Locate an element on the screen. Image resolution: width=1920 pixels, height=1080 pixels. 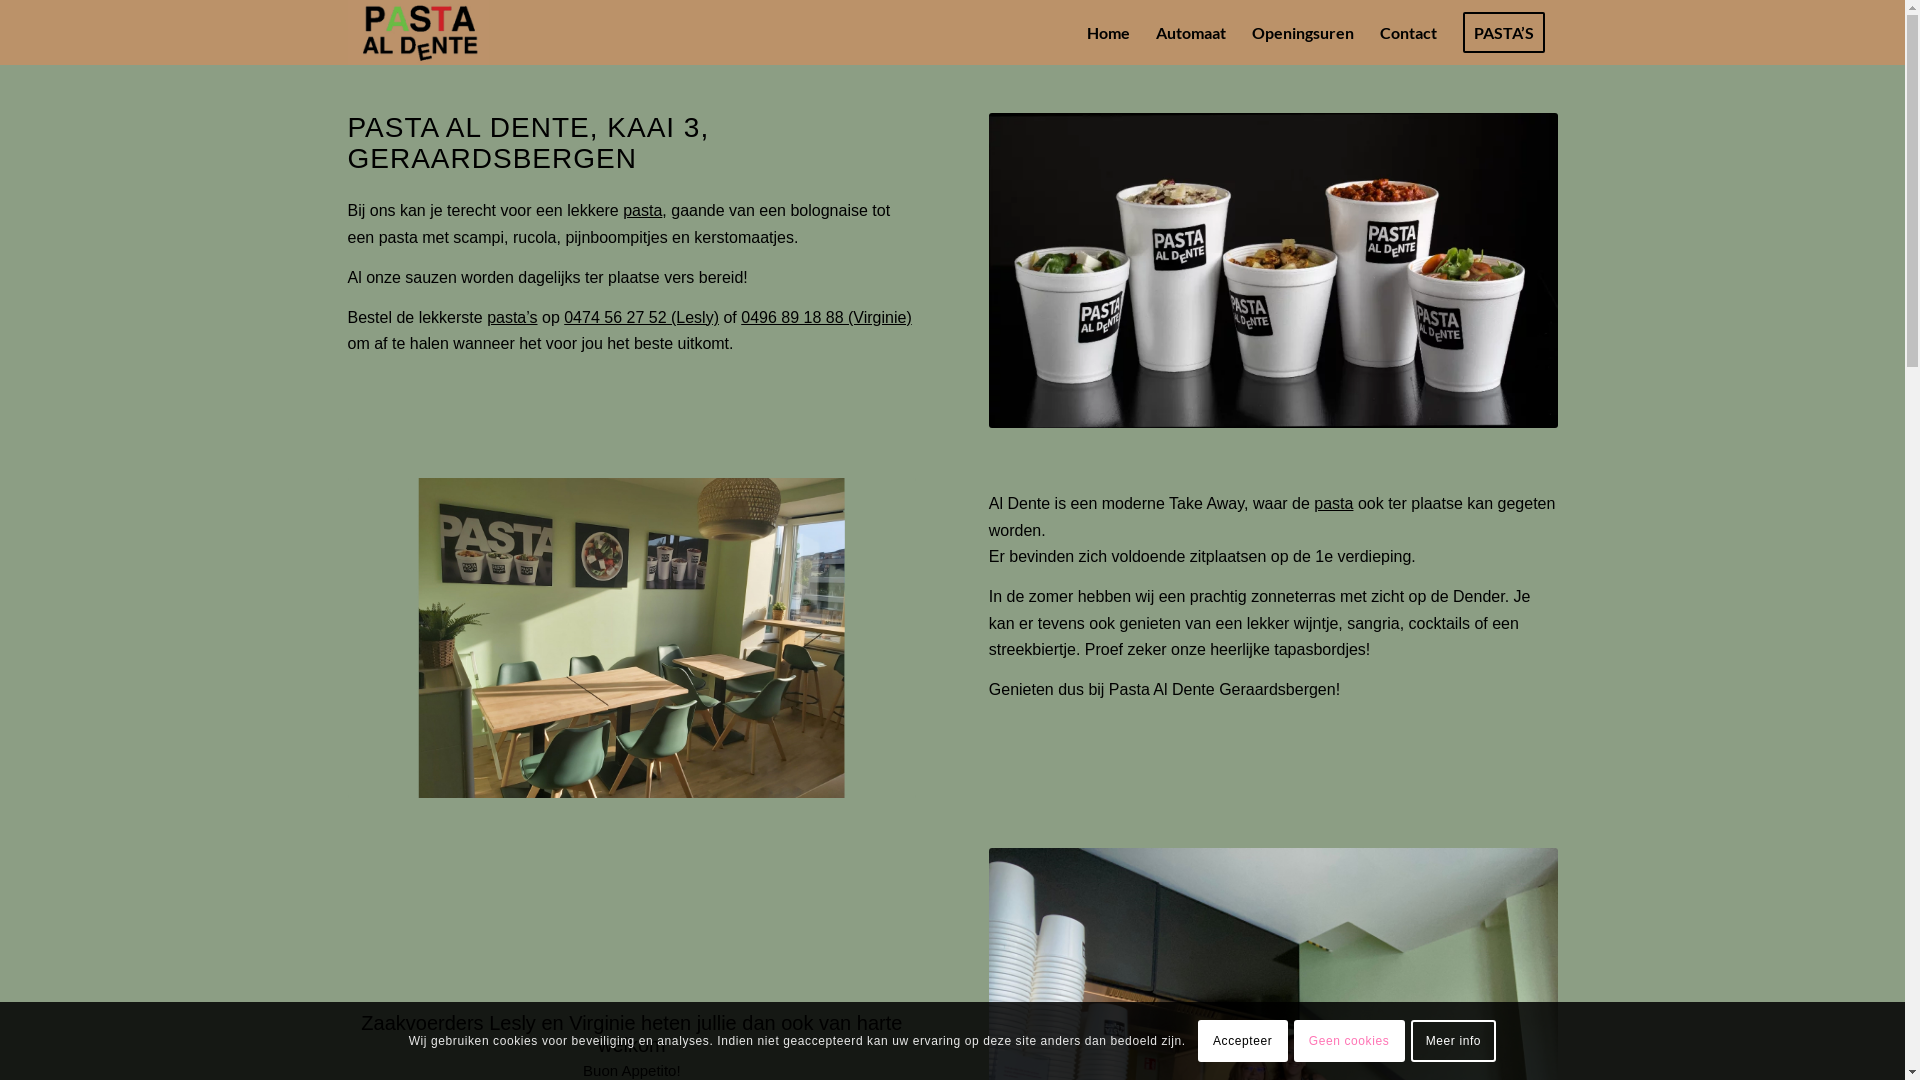
'Automaat' is located at coordinates (1142, 32).